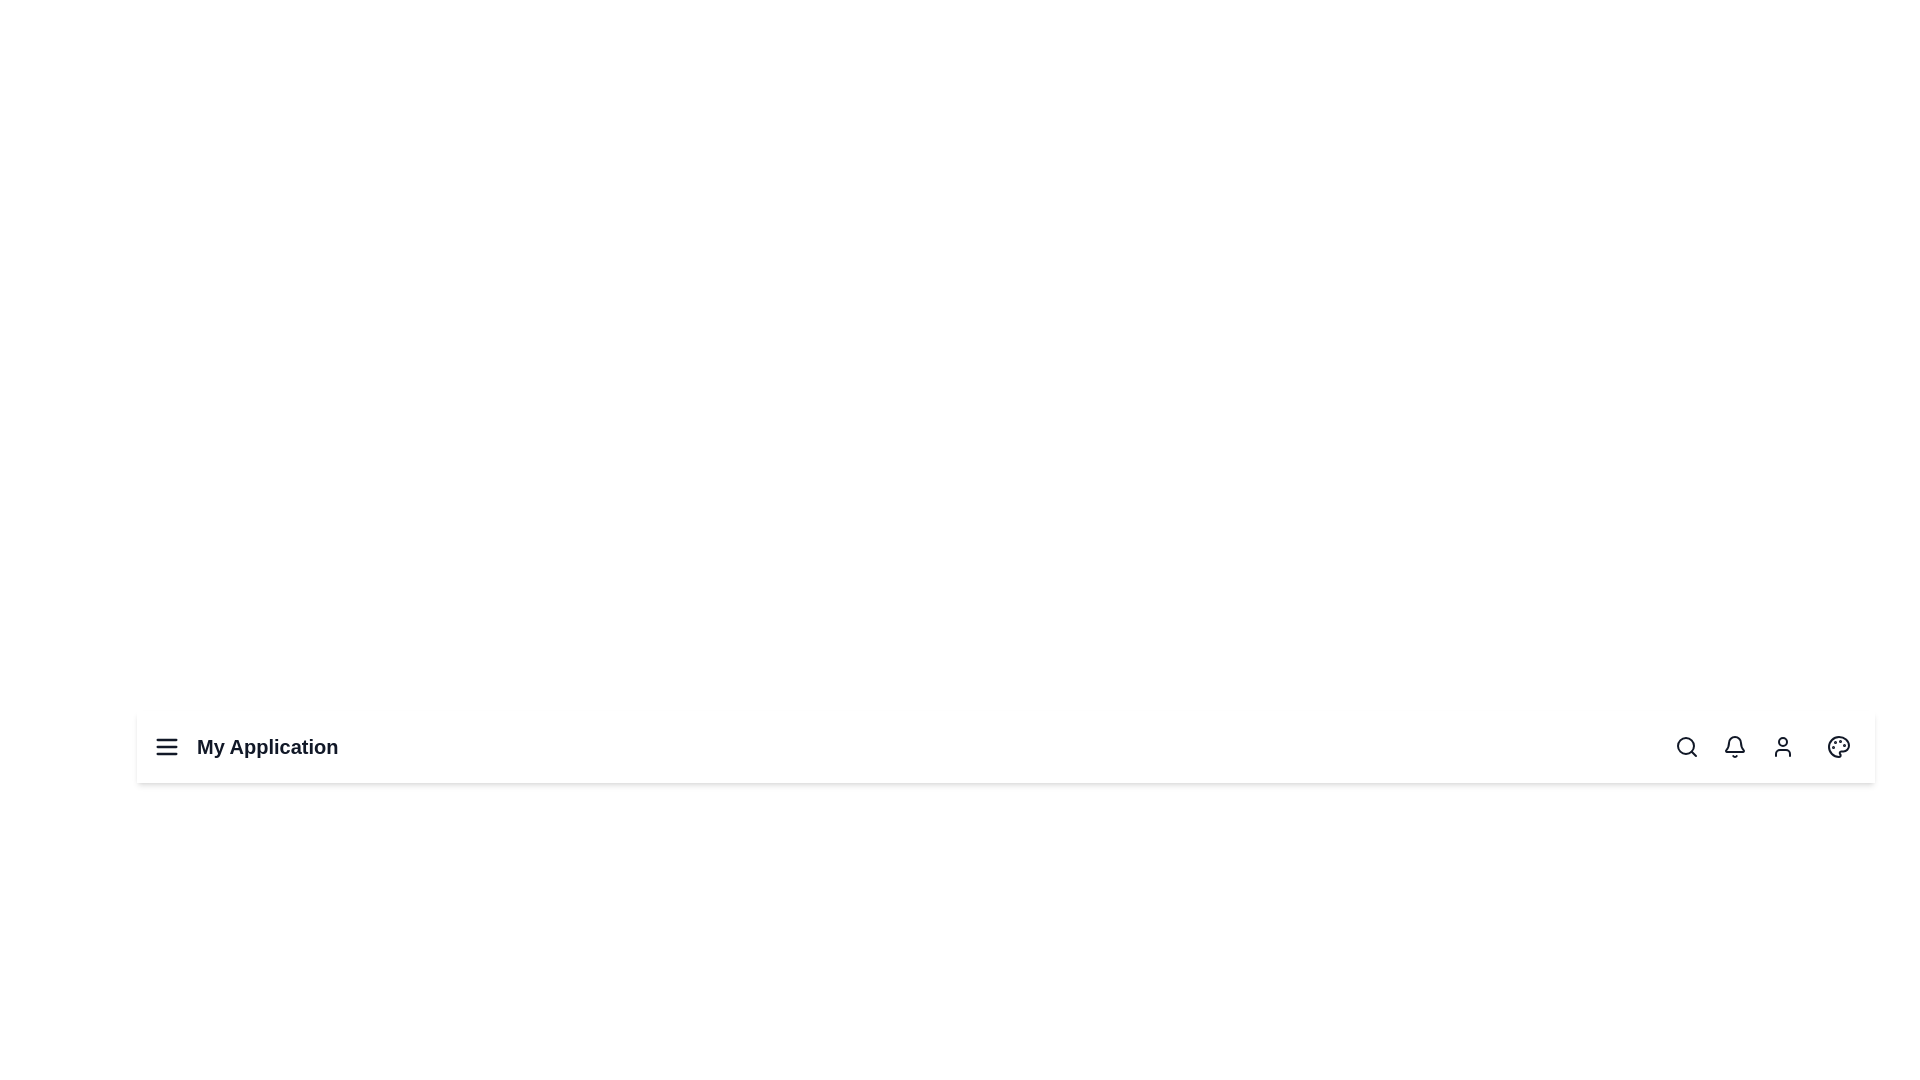 This screenshot has width=1920, height=1080. Describe the element at coordinates (1685, 747) in the screenshot. I see `the search icon to activate the search functionality` at that location.